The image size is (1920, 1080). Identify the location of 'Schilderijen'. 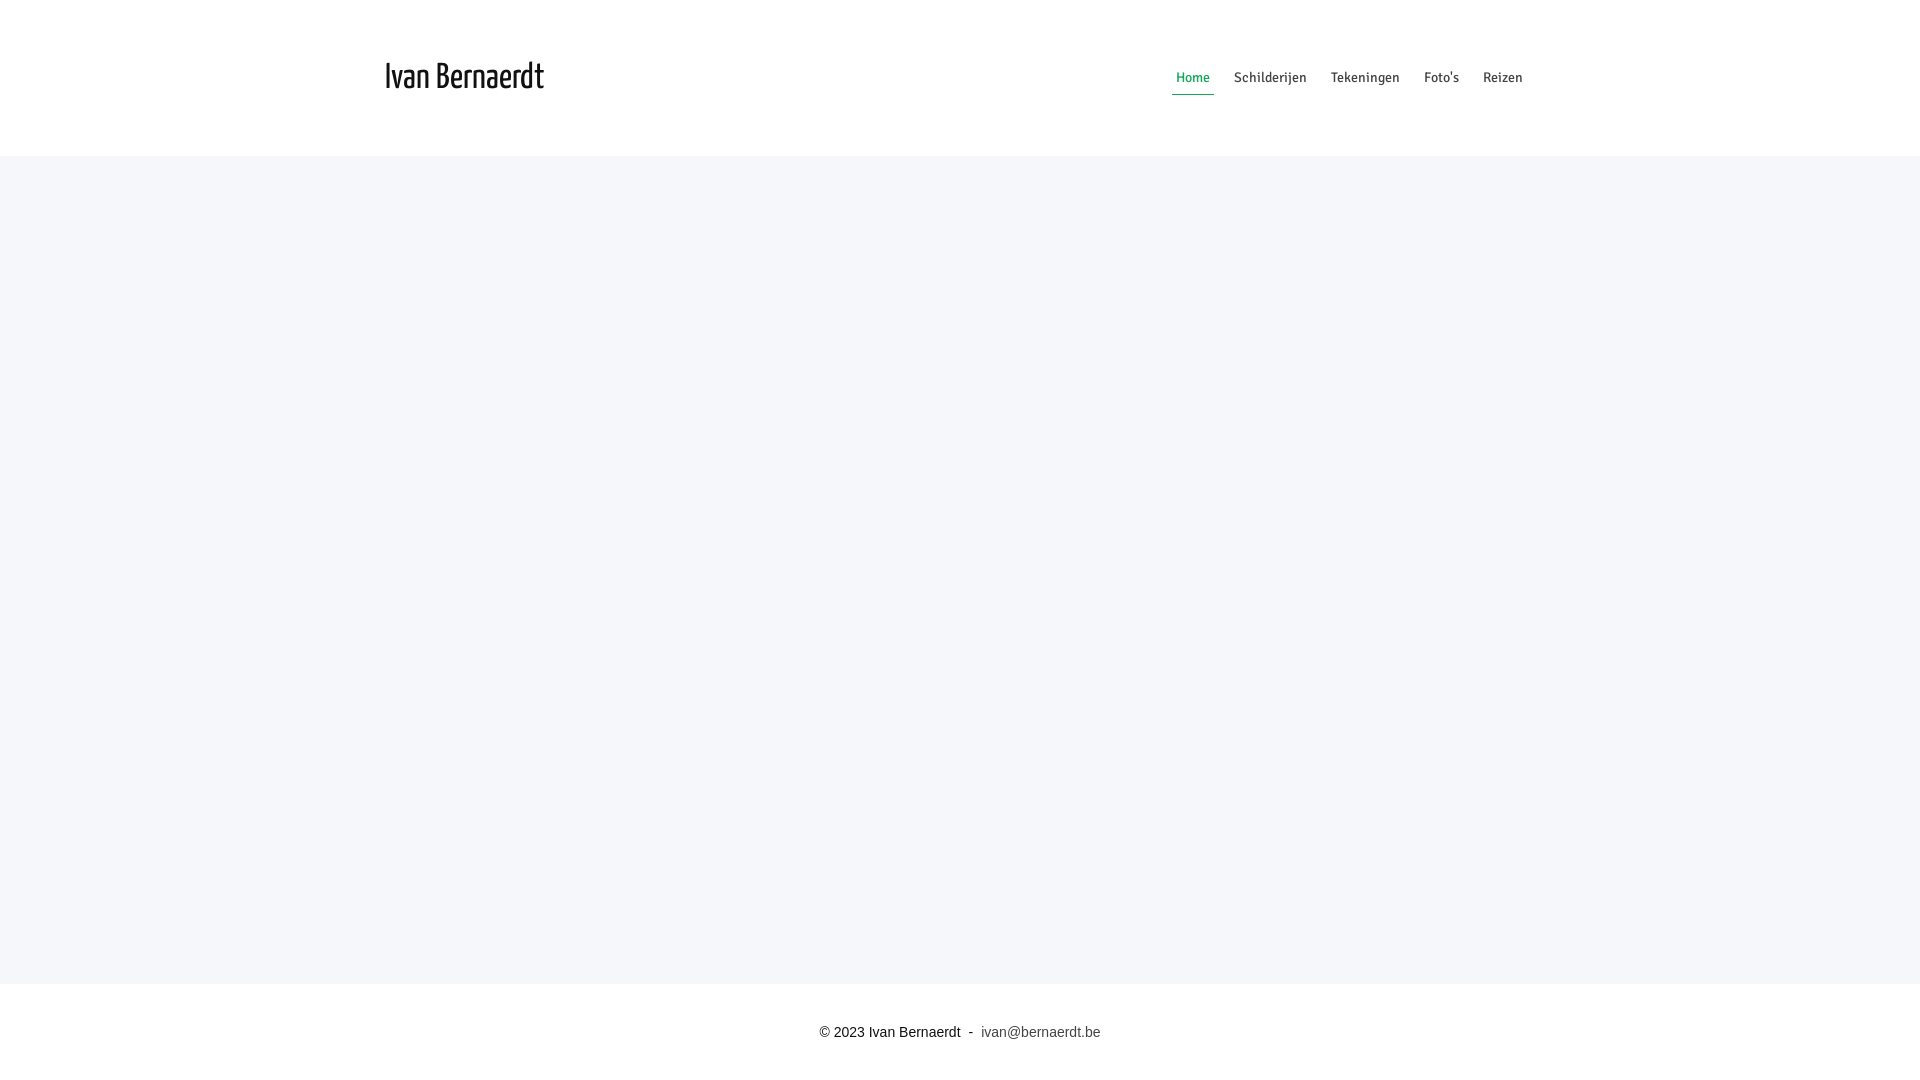
(1269, 76).